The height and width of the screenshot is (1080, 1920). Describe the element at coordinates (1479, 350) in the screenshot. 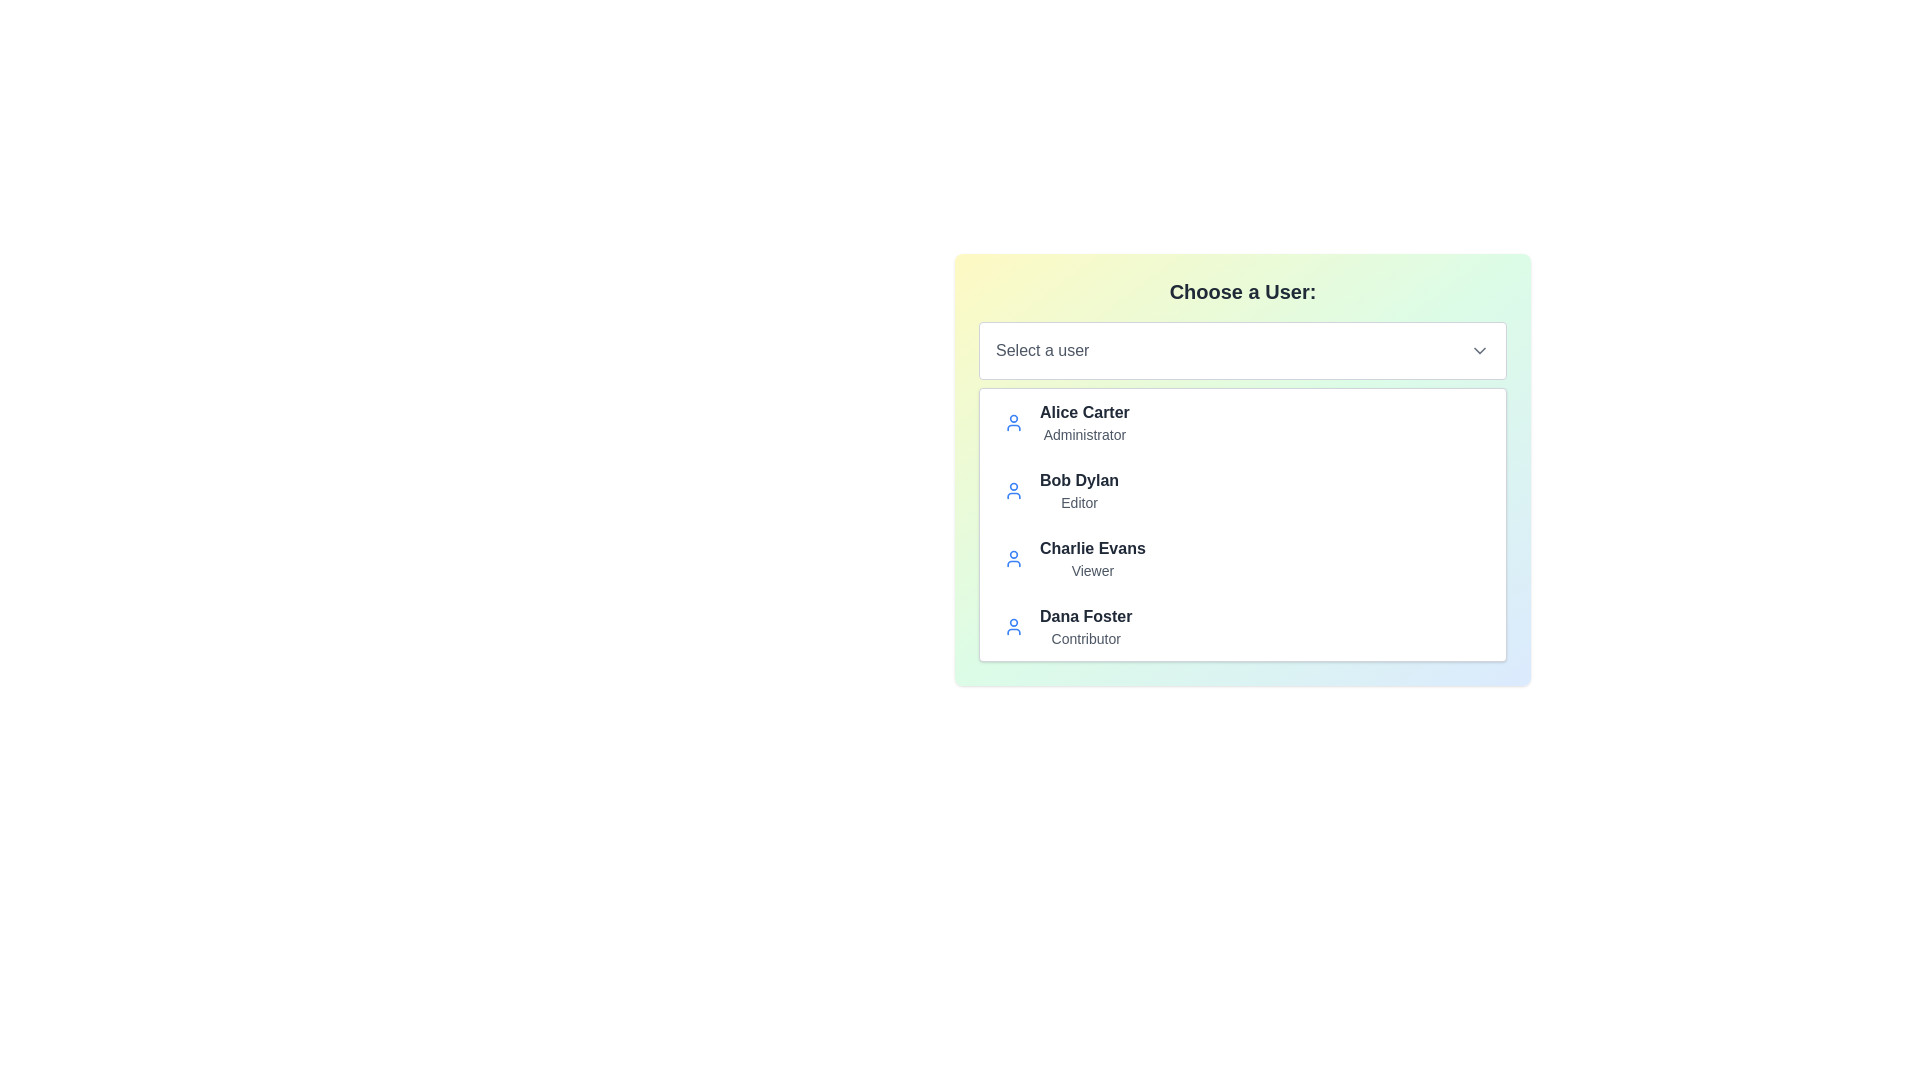

I see `the downward-facing chevron icon (SVG graphic) within the 'Select a user' dropdown to trigger hover-based effects` at that location.